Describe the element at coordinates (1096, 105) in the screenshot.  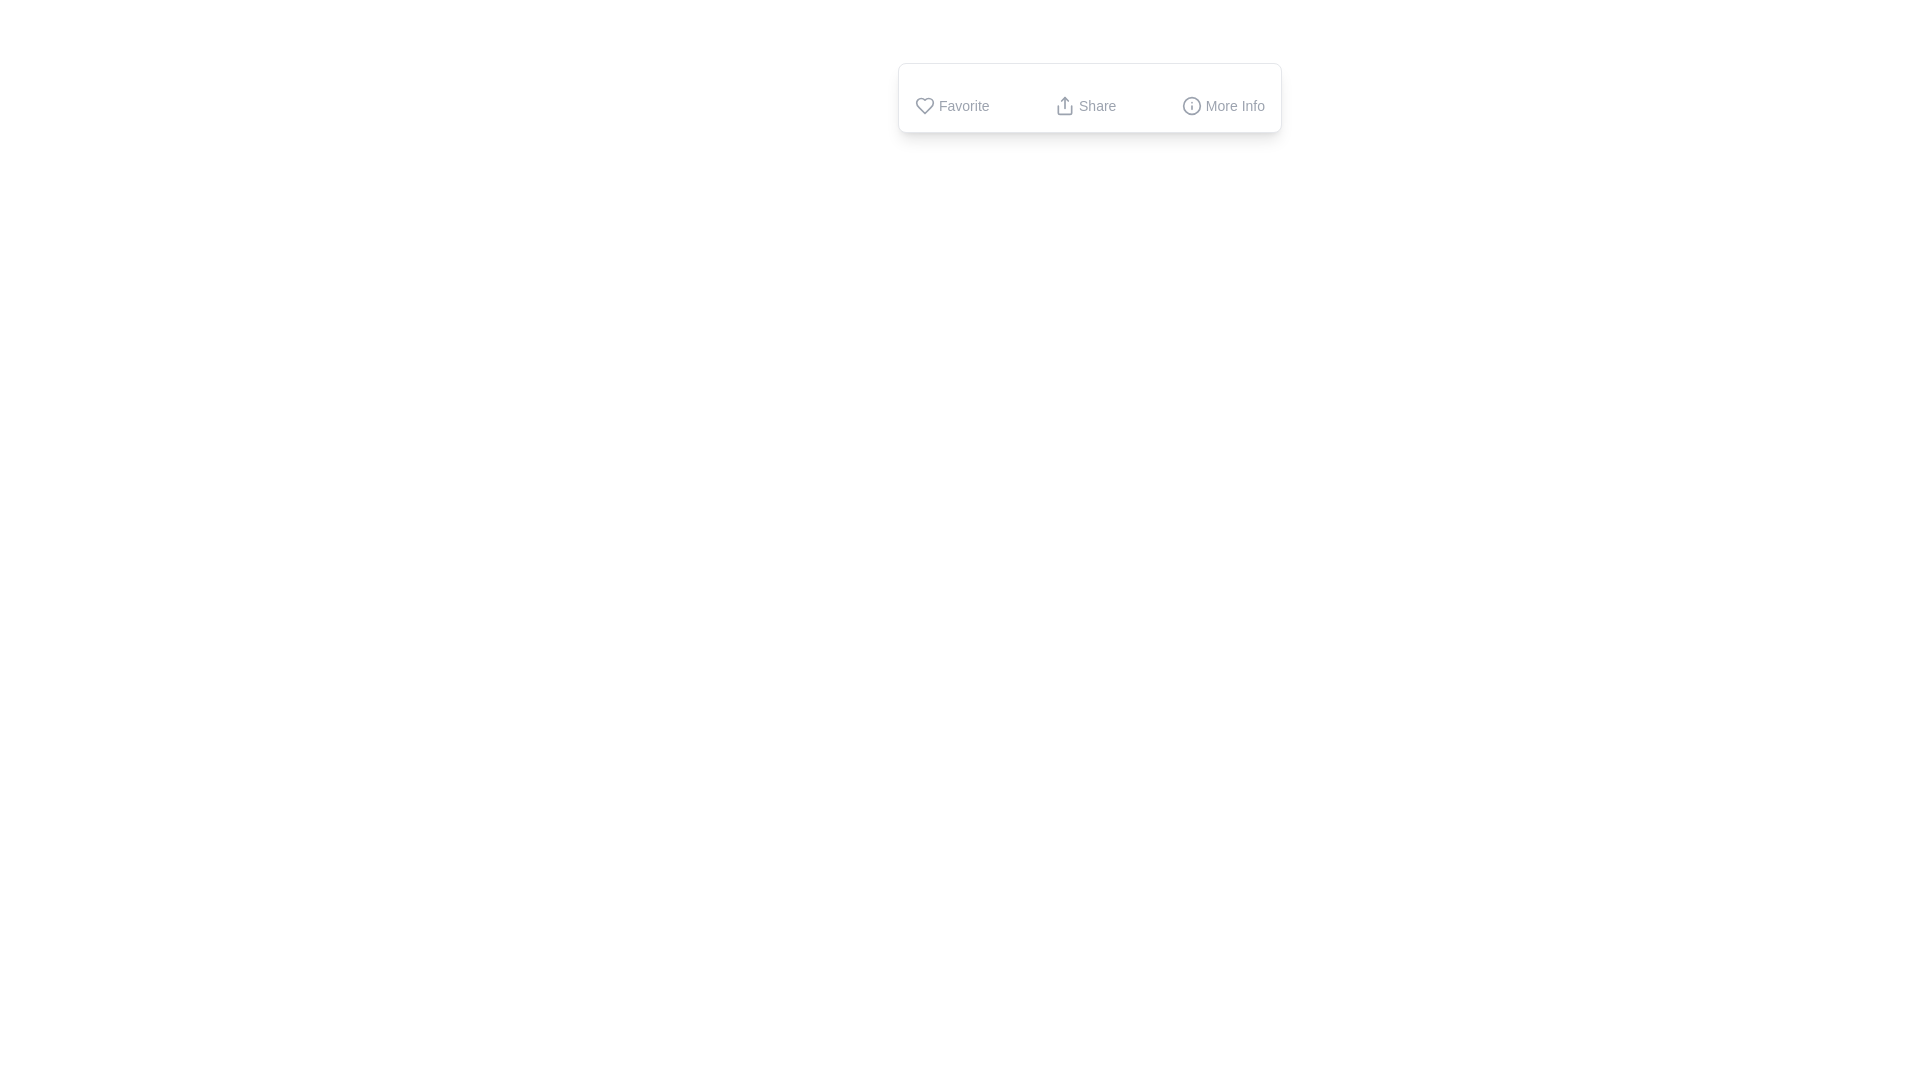
I see `the small gray 'Share' label located next to the 'Share' icon in the top right section of the toolbar` at that location.